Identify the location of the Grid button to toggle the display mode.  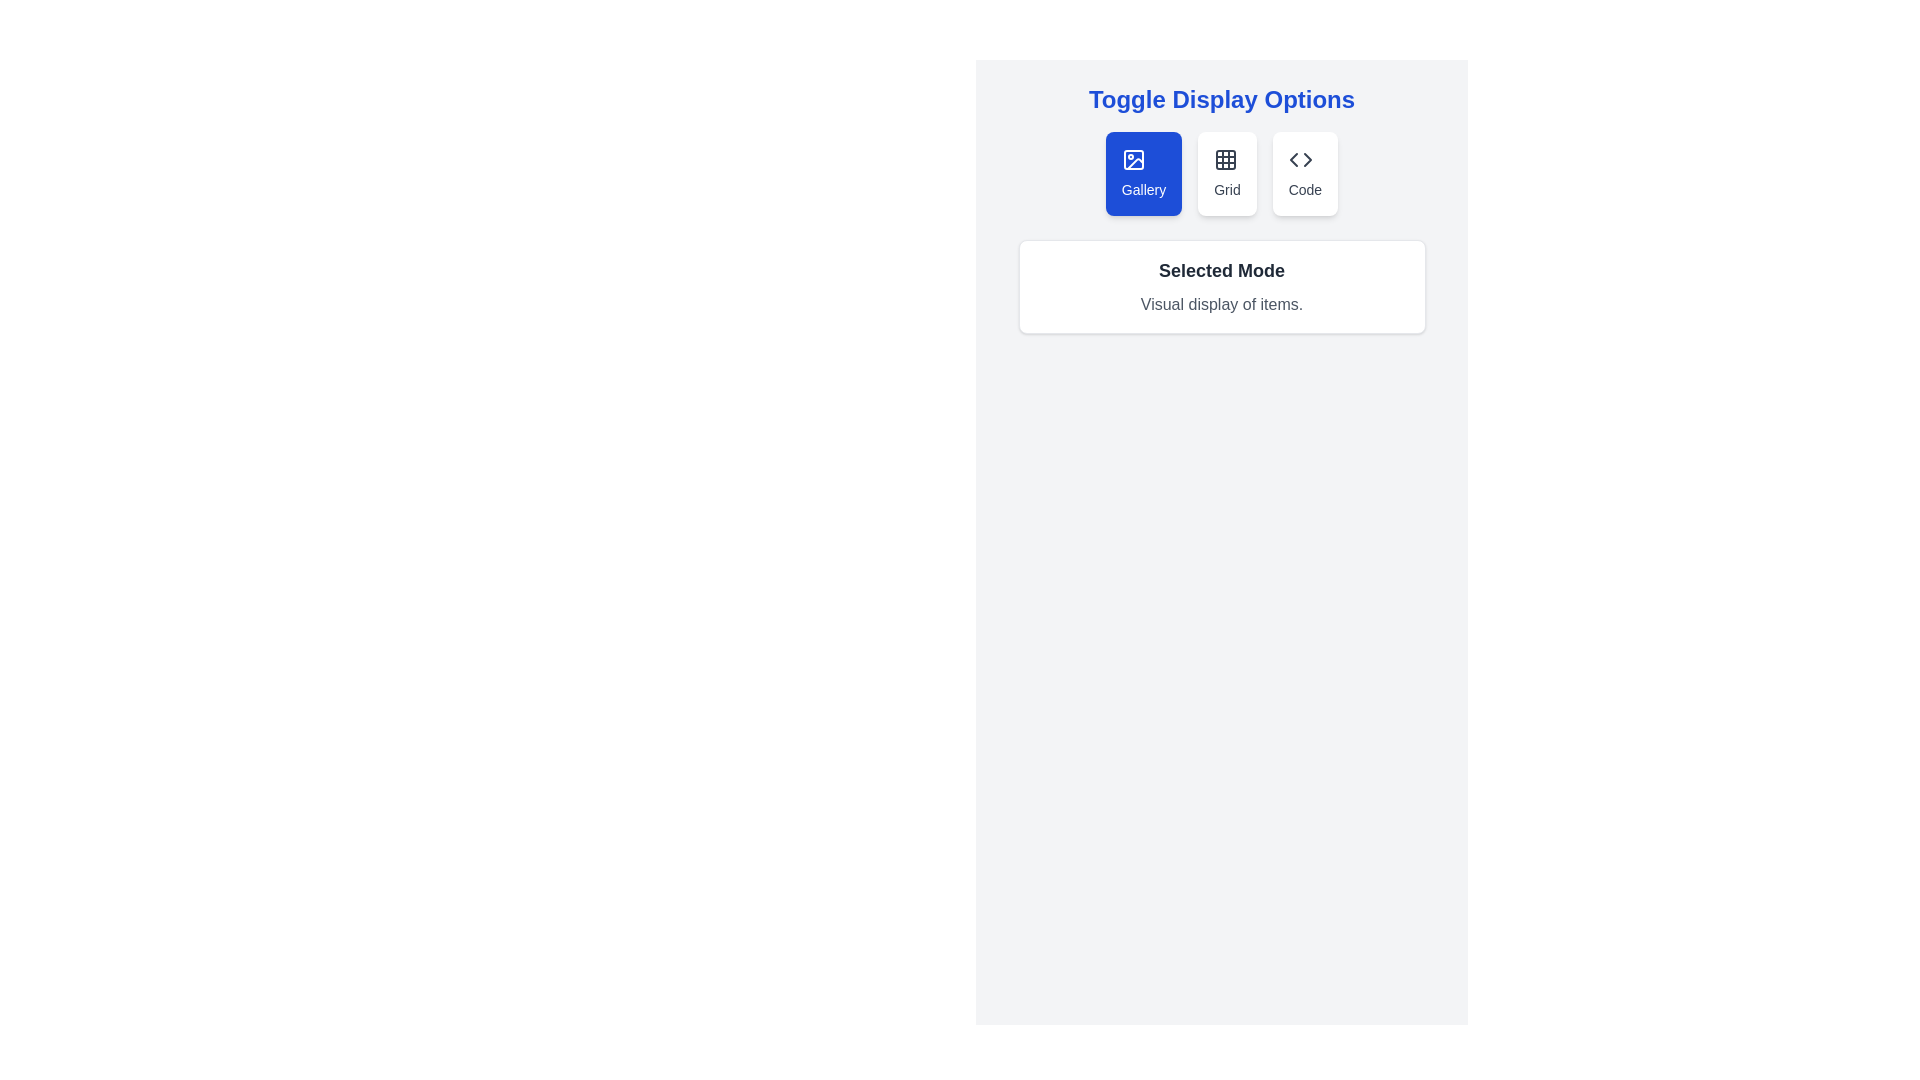
(1226, 172).